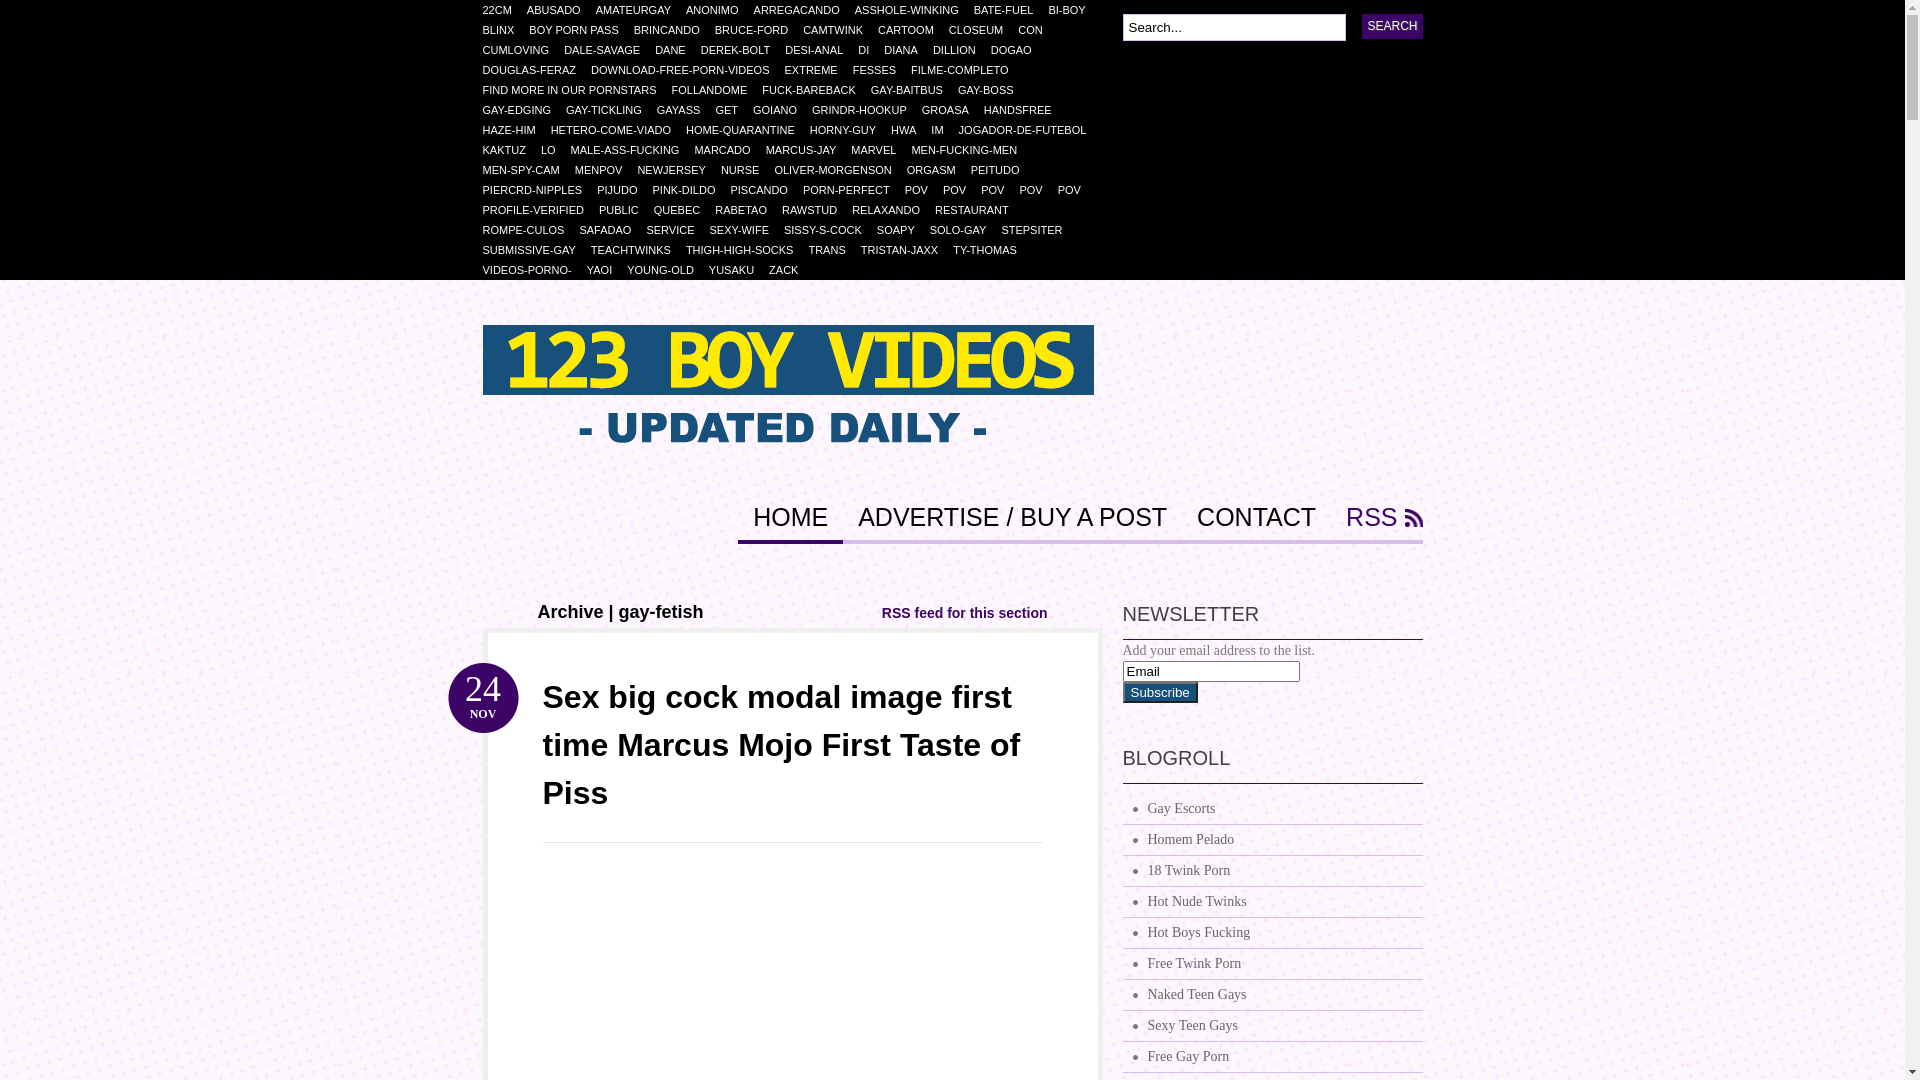 The width and height of the screenshot is (1920, 1080). What do you see at coordinates (880, 149) in the screenshot?
I see `'MARVEL'` at bounding box center [880, 149].